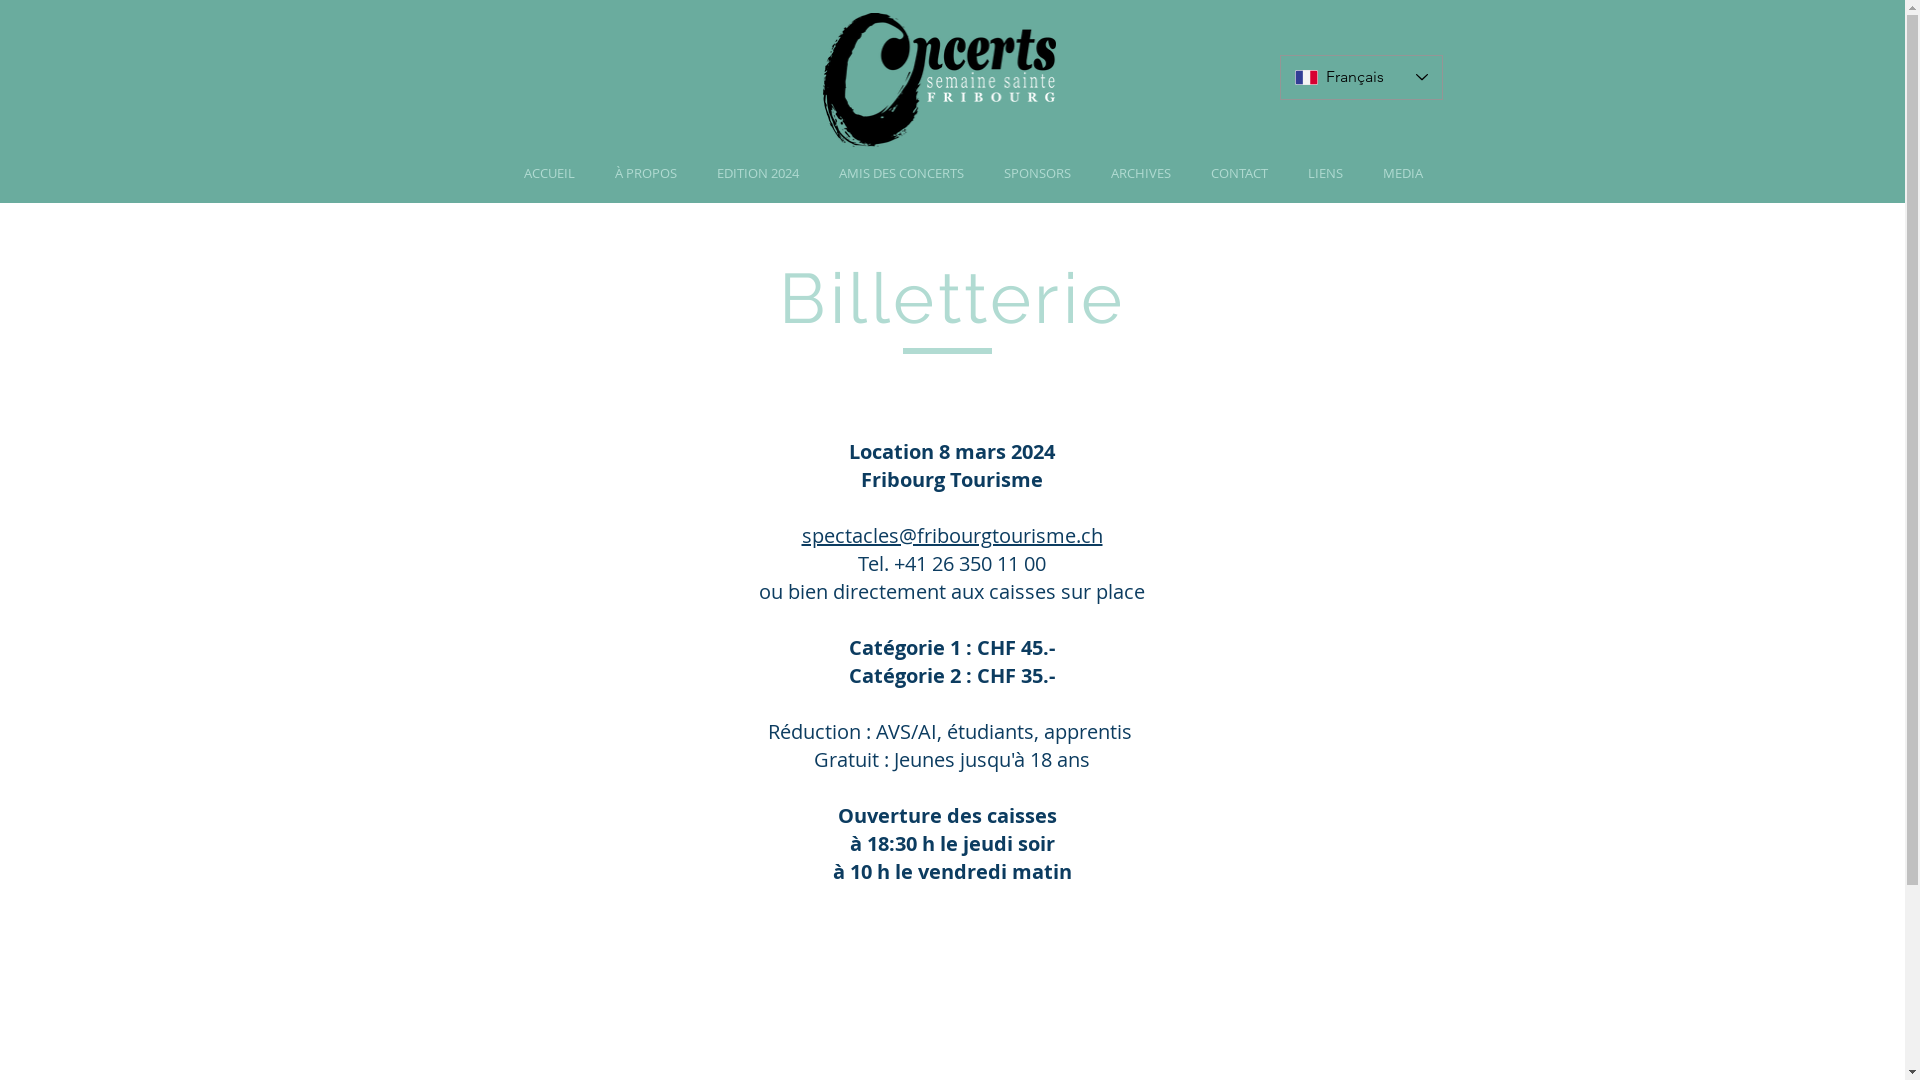 This screenshot has height=1080, width=1920. What do you see at coordinates (1037, 172) in the screenshot?
I see `'SPONSORS'` at bounding box center [1037, 172].